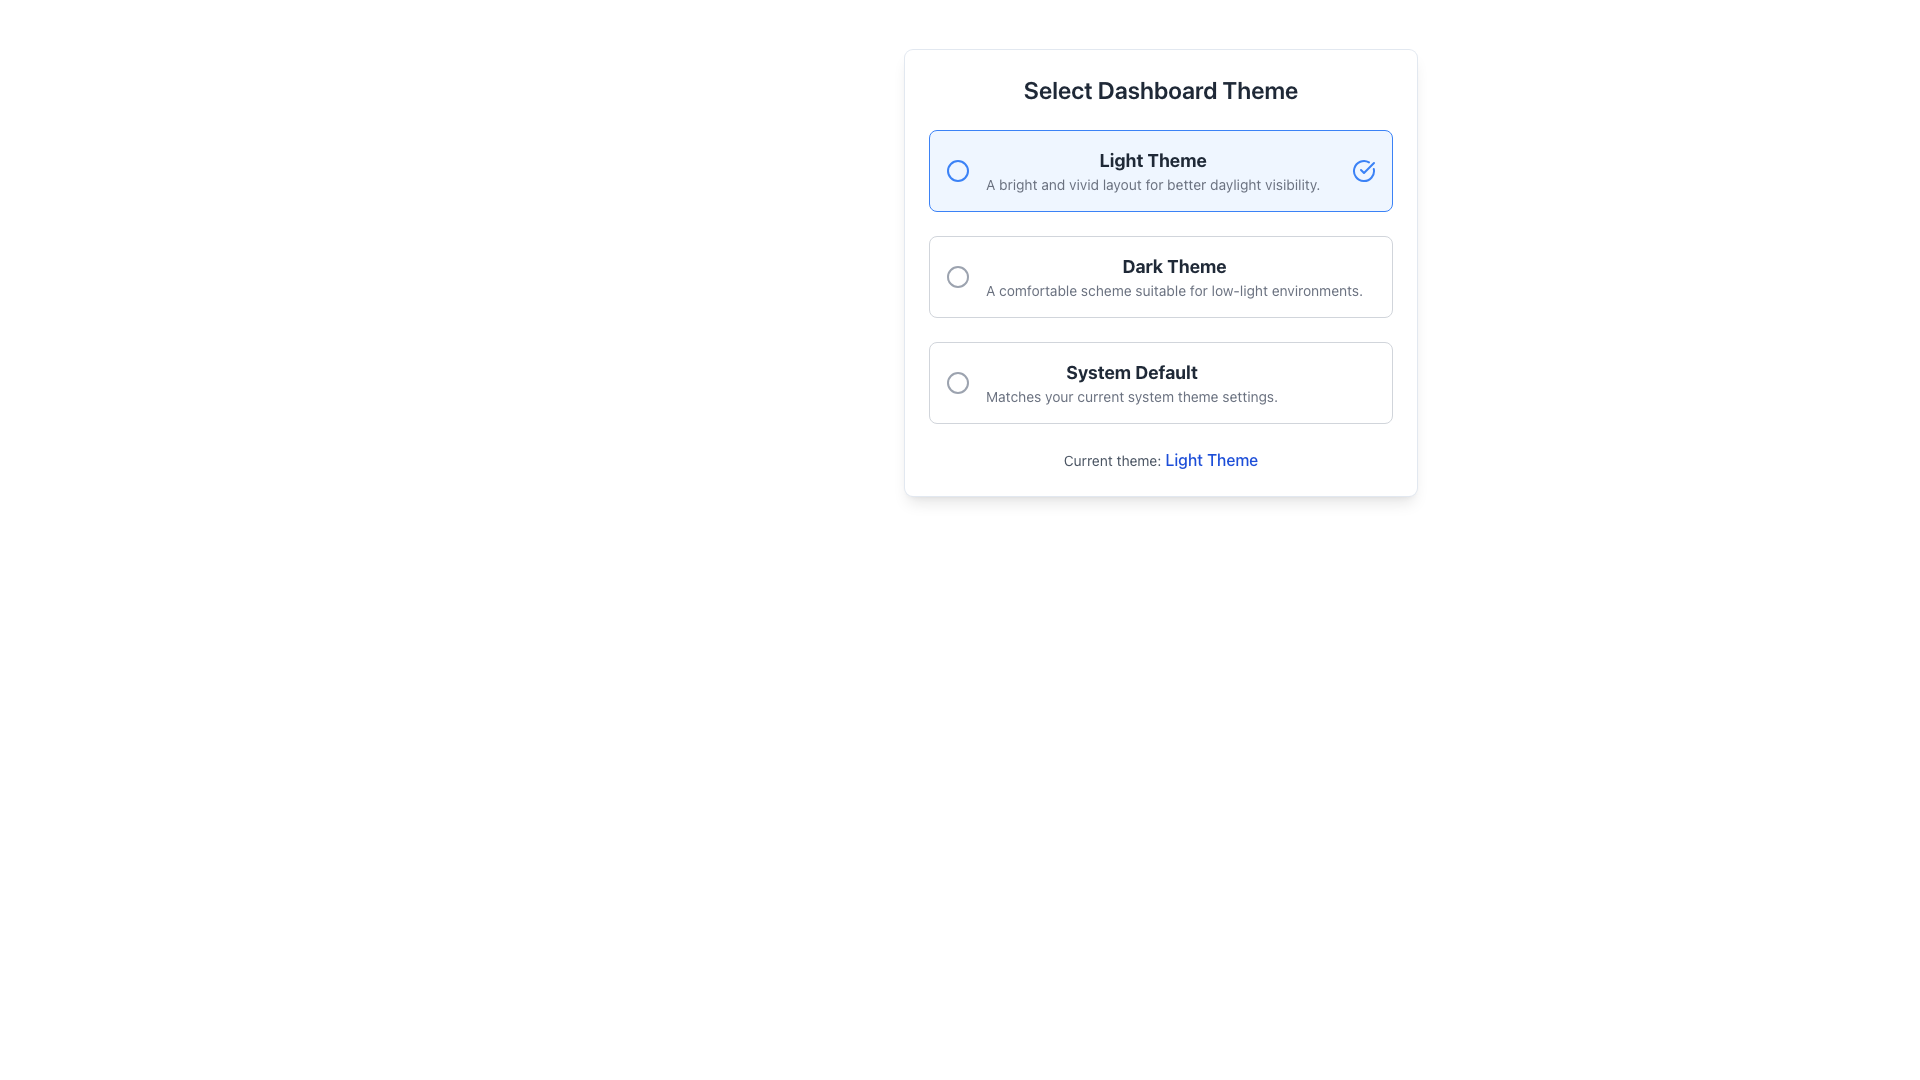 This screenshot has width=1920, height=1080. What do you see at coordinates (1210, 459) in the screenshot?
I see `the text label element reading 'Light Theme', which is styled in blue and is part of the phrase 'Current theme: Light Theme'` at bounding box center [1210, 459].